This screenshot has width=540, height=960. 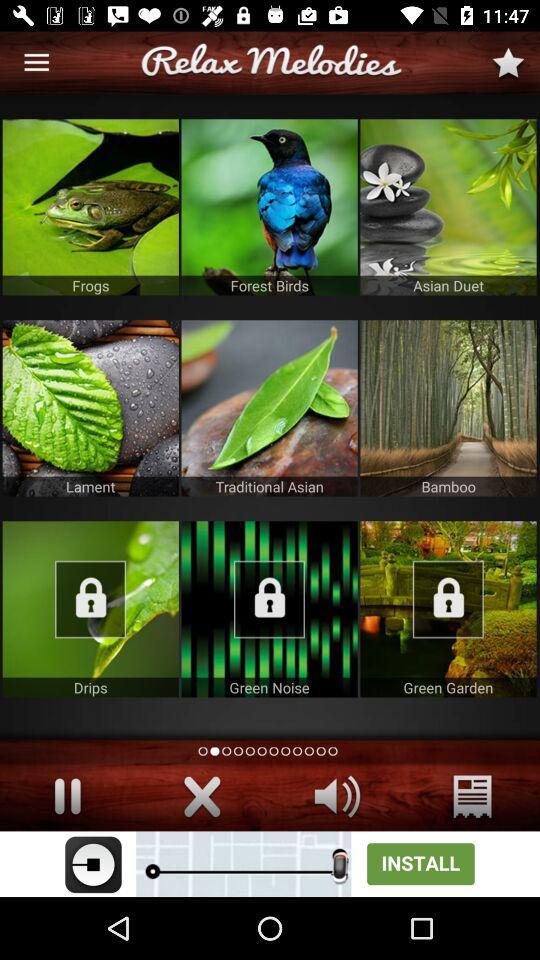 I want to click on the volume icon, so click(x=337, y=796).